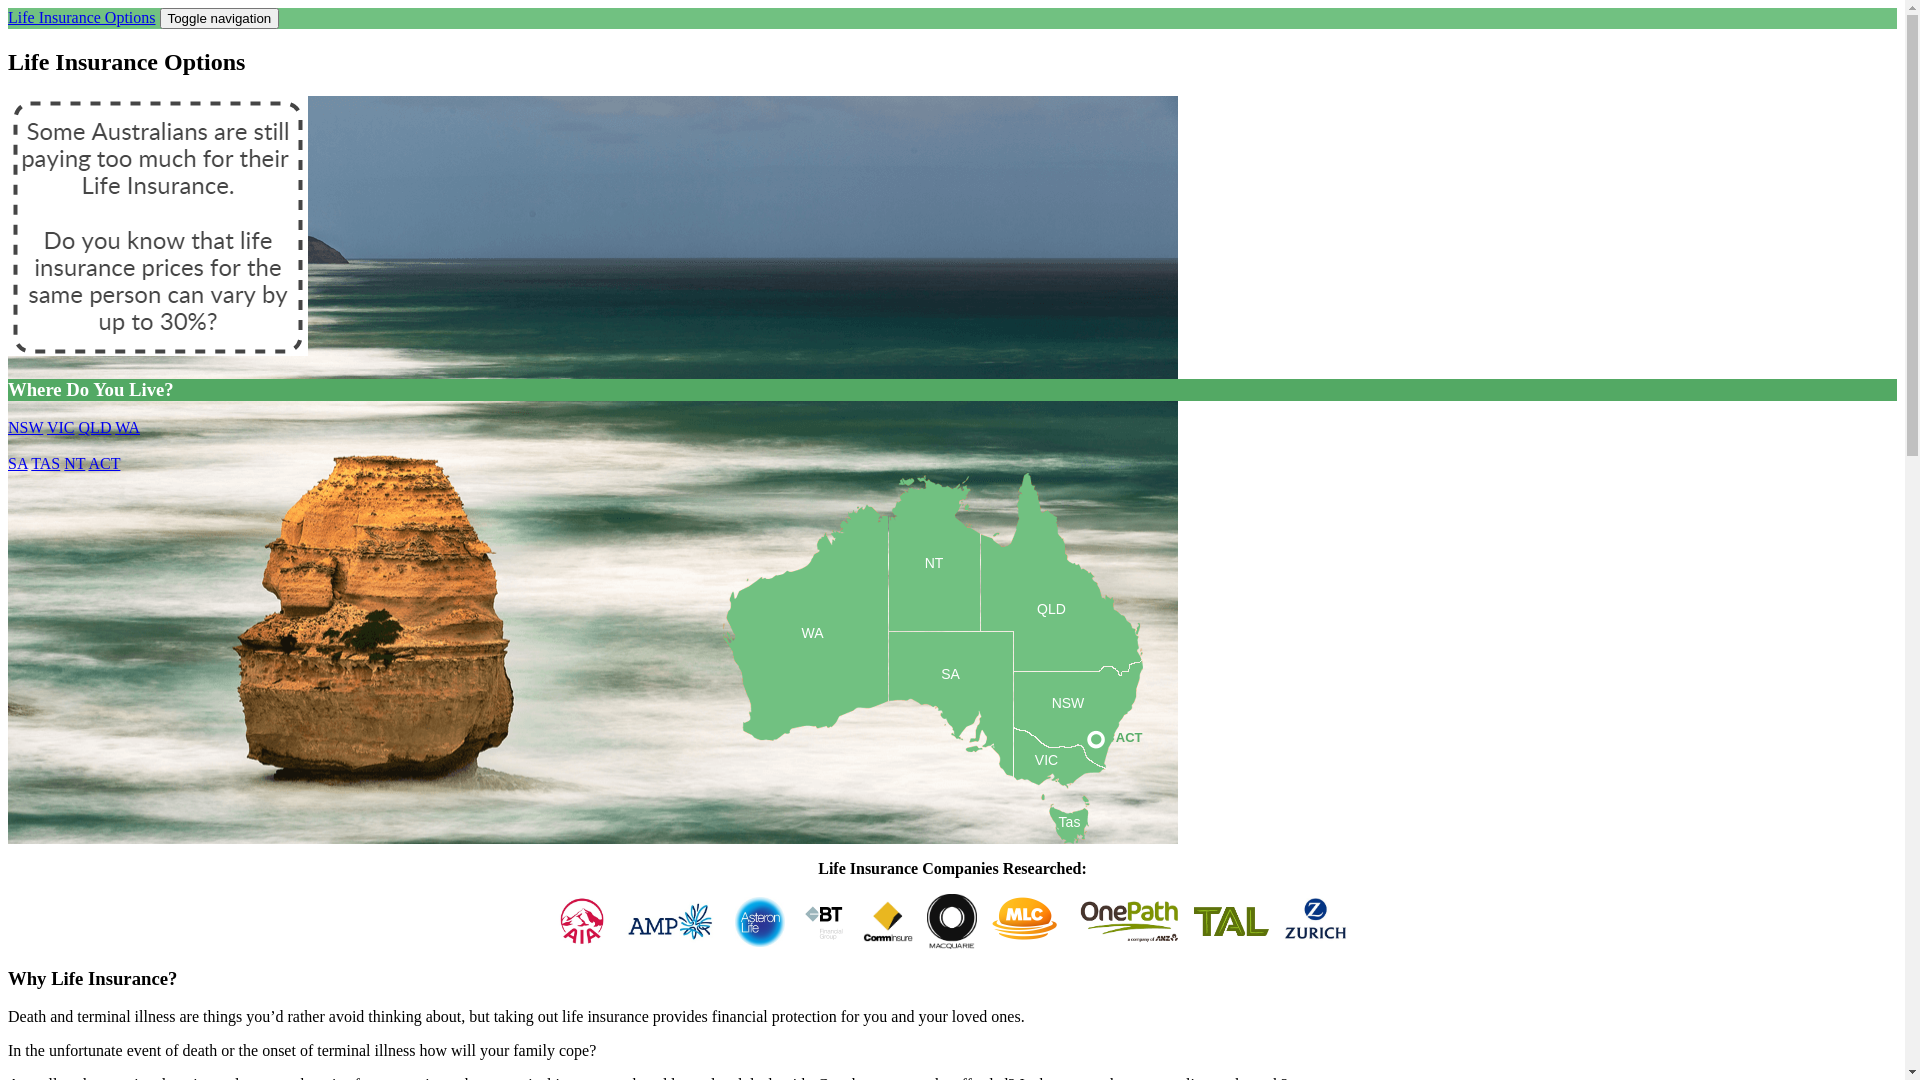 The image size is (1920, 1080). I want to click on 'Life Insurance Options', so click(8, 17).